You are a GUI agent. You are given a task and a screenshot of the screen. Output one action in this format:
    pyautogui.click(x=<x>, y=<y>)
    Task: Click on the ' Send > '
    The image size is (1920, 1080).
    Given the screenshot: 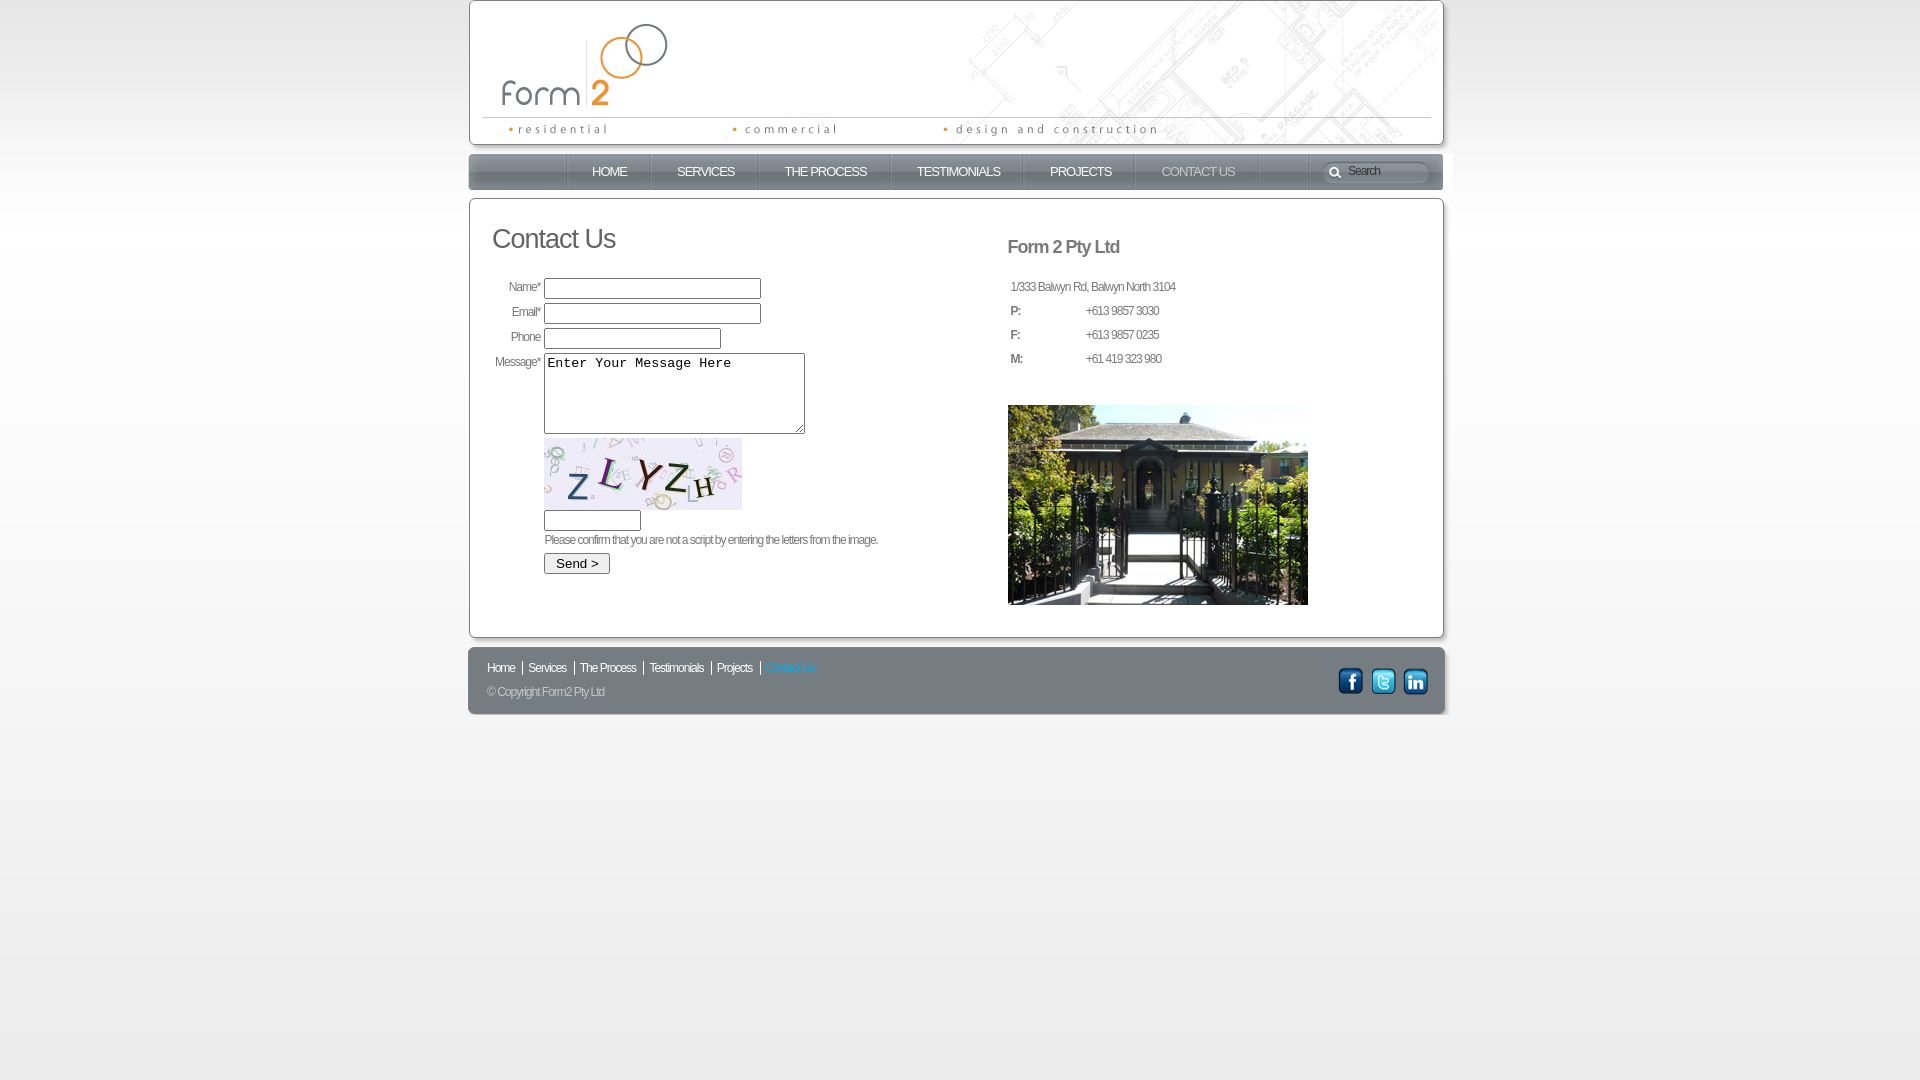 What is the action you would take?
    pyautogui.click(x=575, y=562)
    